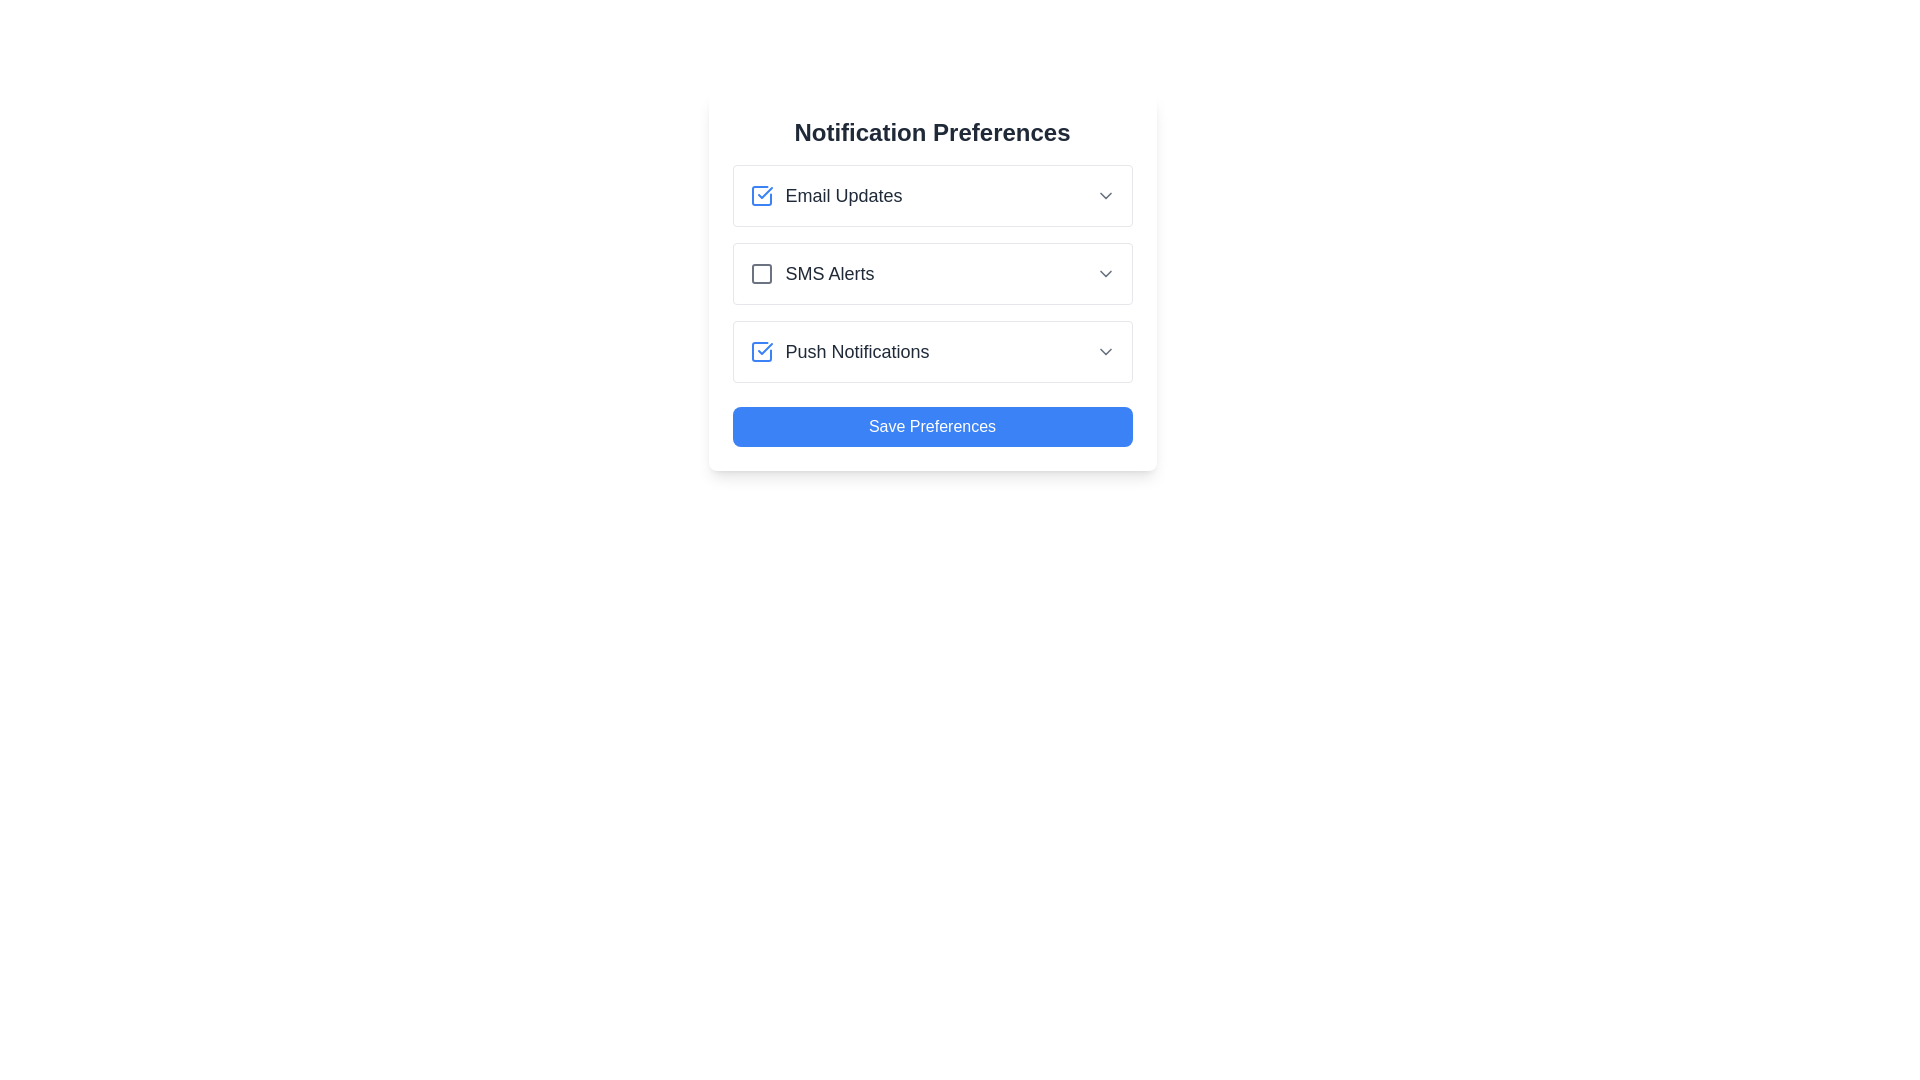  What do you see at coordinates (931, 196) in the screenshot?
I see `the dropdown` at bounding box center [931, 196].